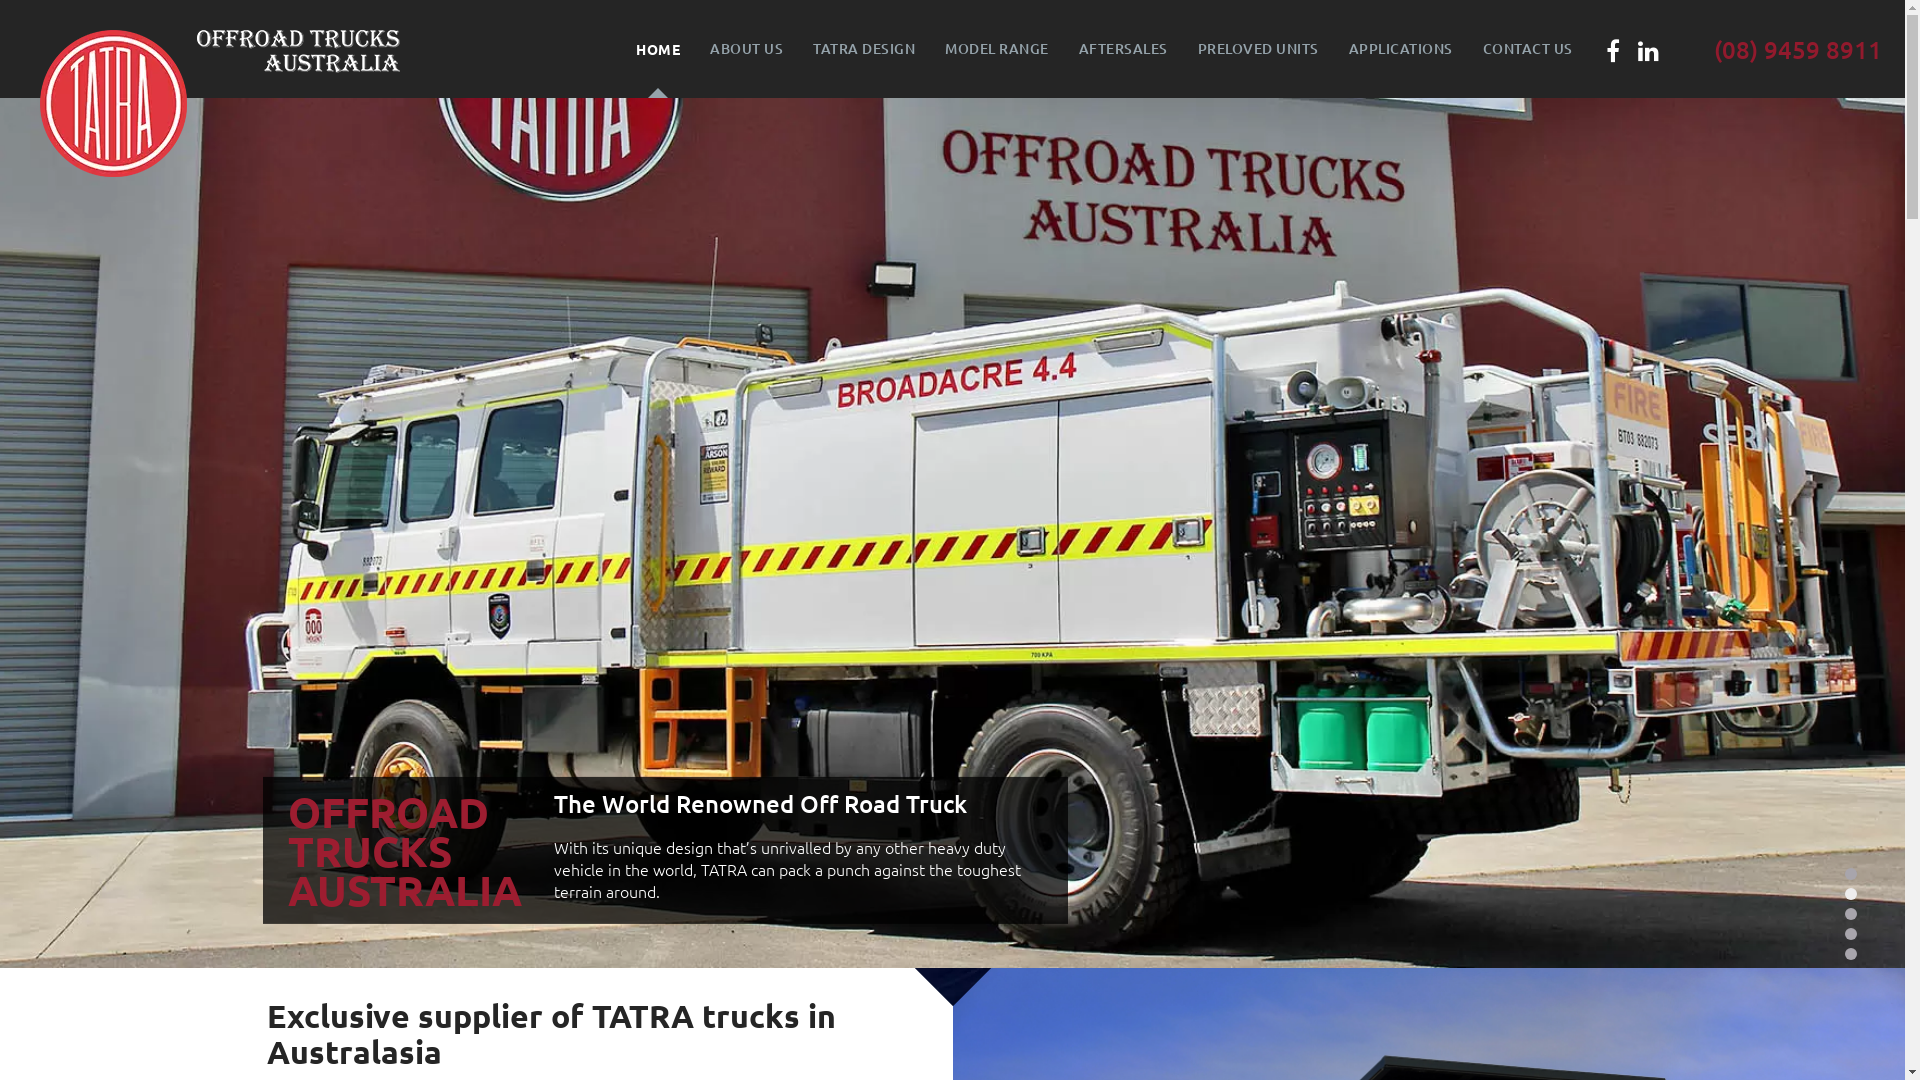 The height and width of the screenshot is (1080, 1920). Describe the element at coordinates (1256, 48) in the screenshot. I see `'PRELOVED UNITS'` at that location.